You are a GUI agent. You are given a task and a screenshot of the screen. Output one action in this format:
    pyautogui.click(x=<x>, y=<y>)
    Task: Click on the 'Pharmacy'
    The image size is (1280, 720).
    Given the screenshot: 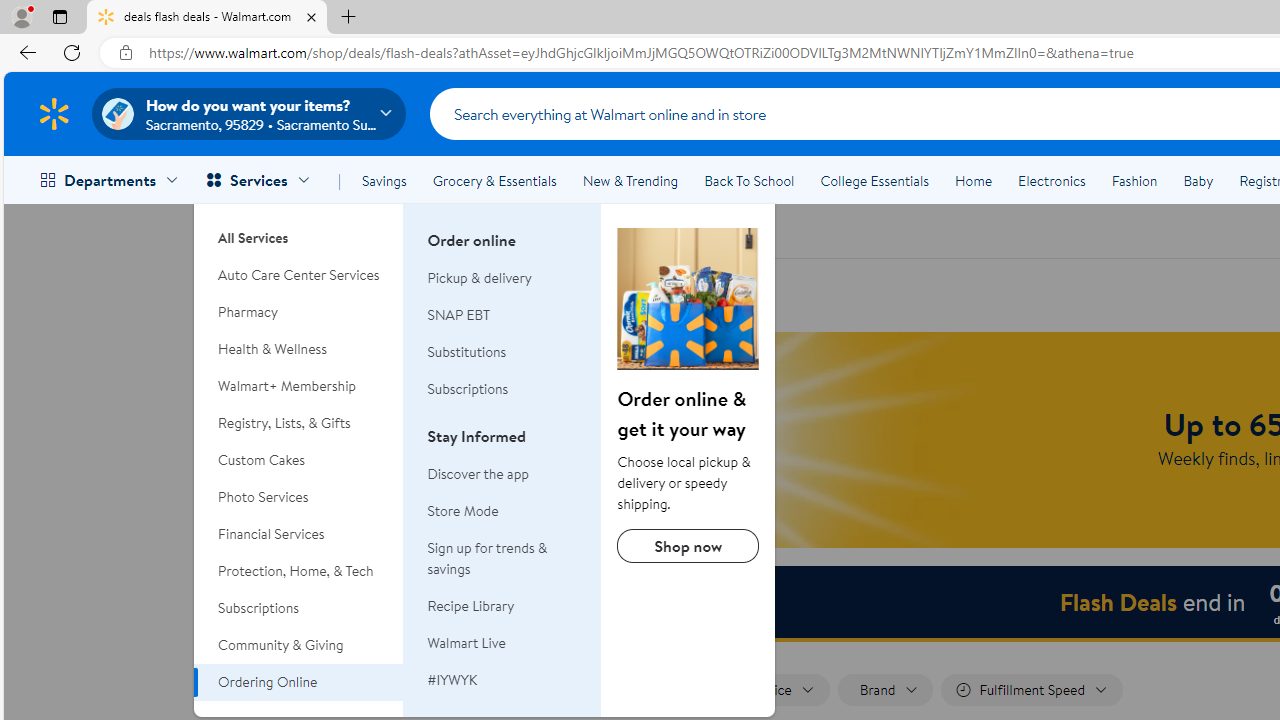 What is the action you would take?
    pyautogui.click(x=298, y=312)
    